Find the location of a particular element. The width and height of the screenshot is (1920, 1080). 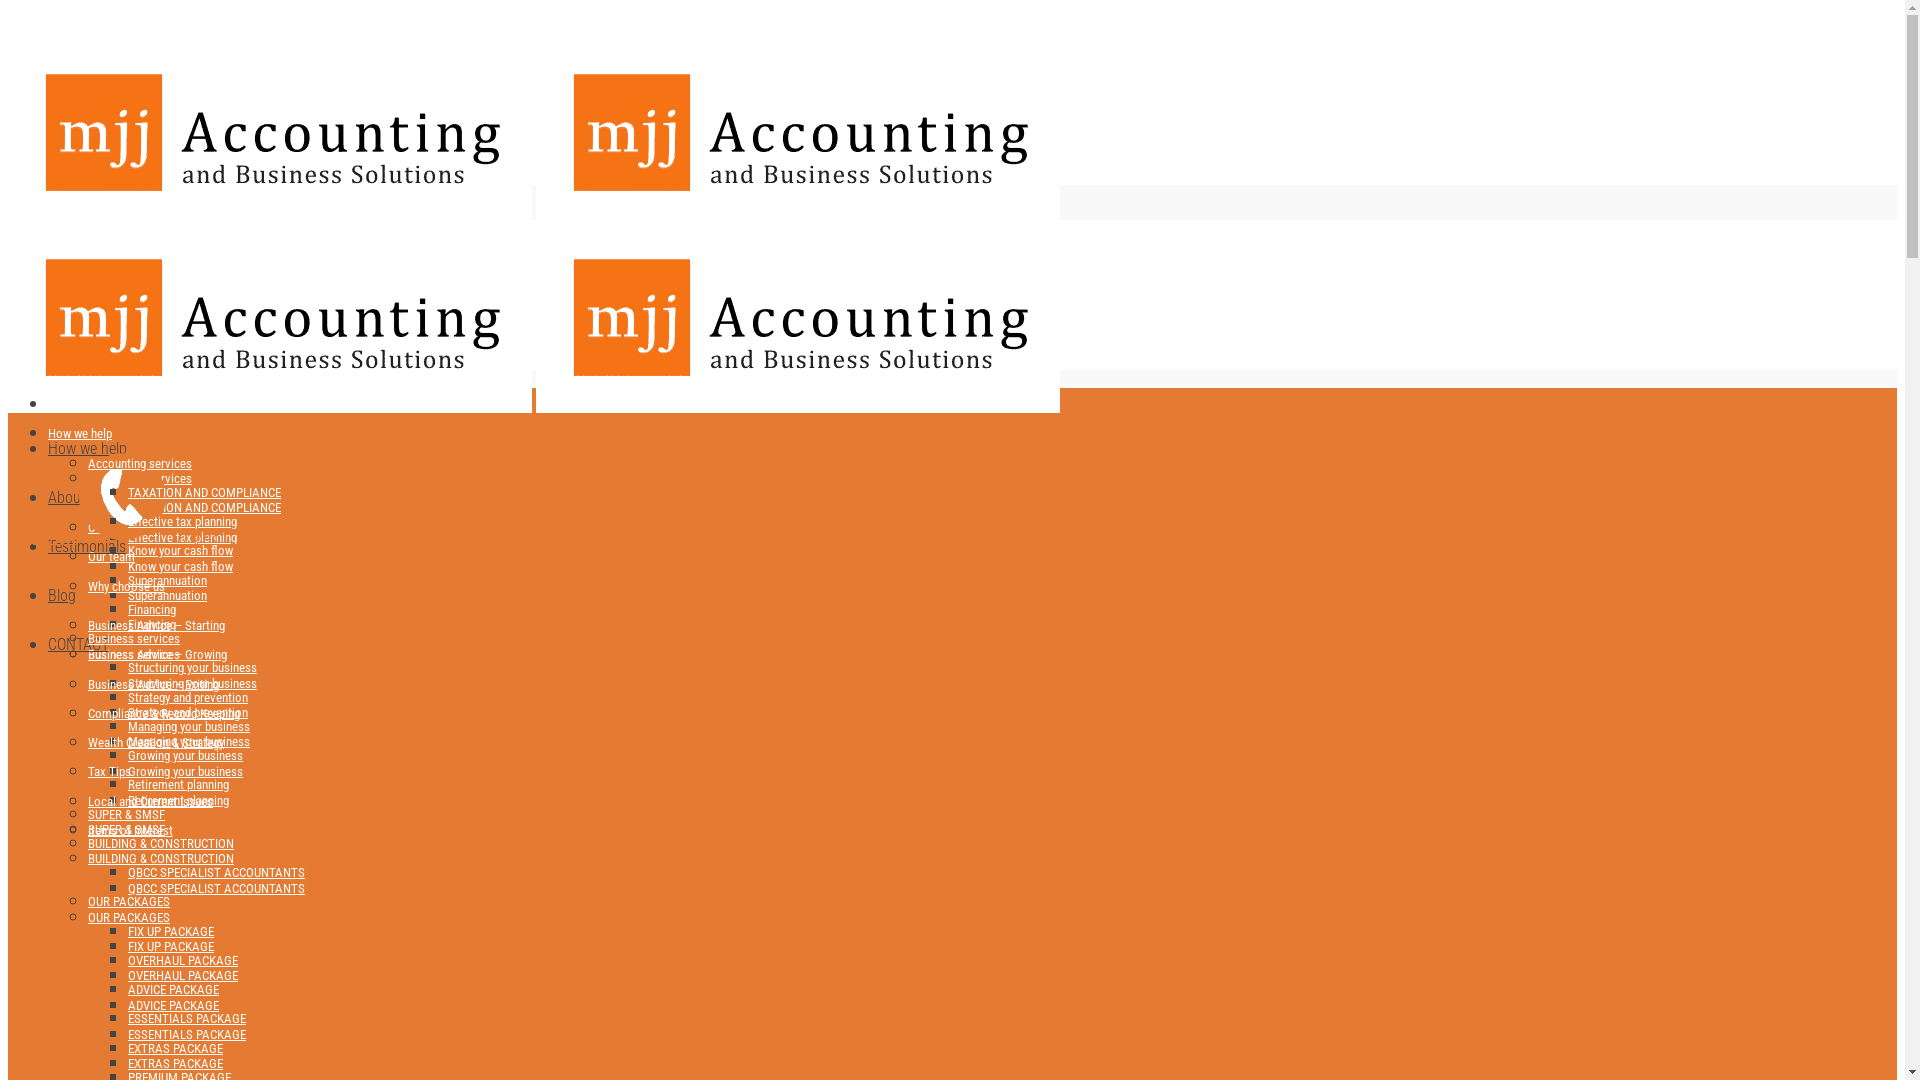

'About us' is located at coordinates (48, 496).